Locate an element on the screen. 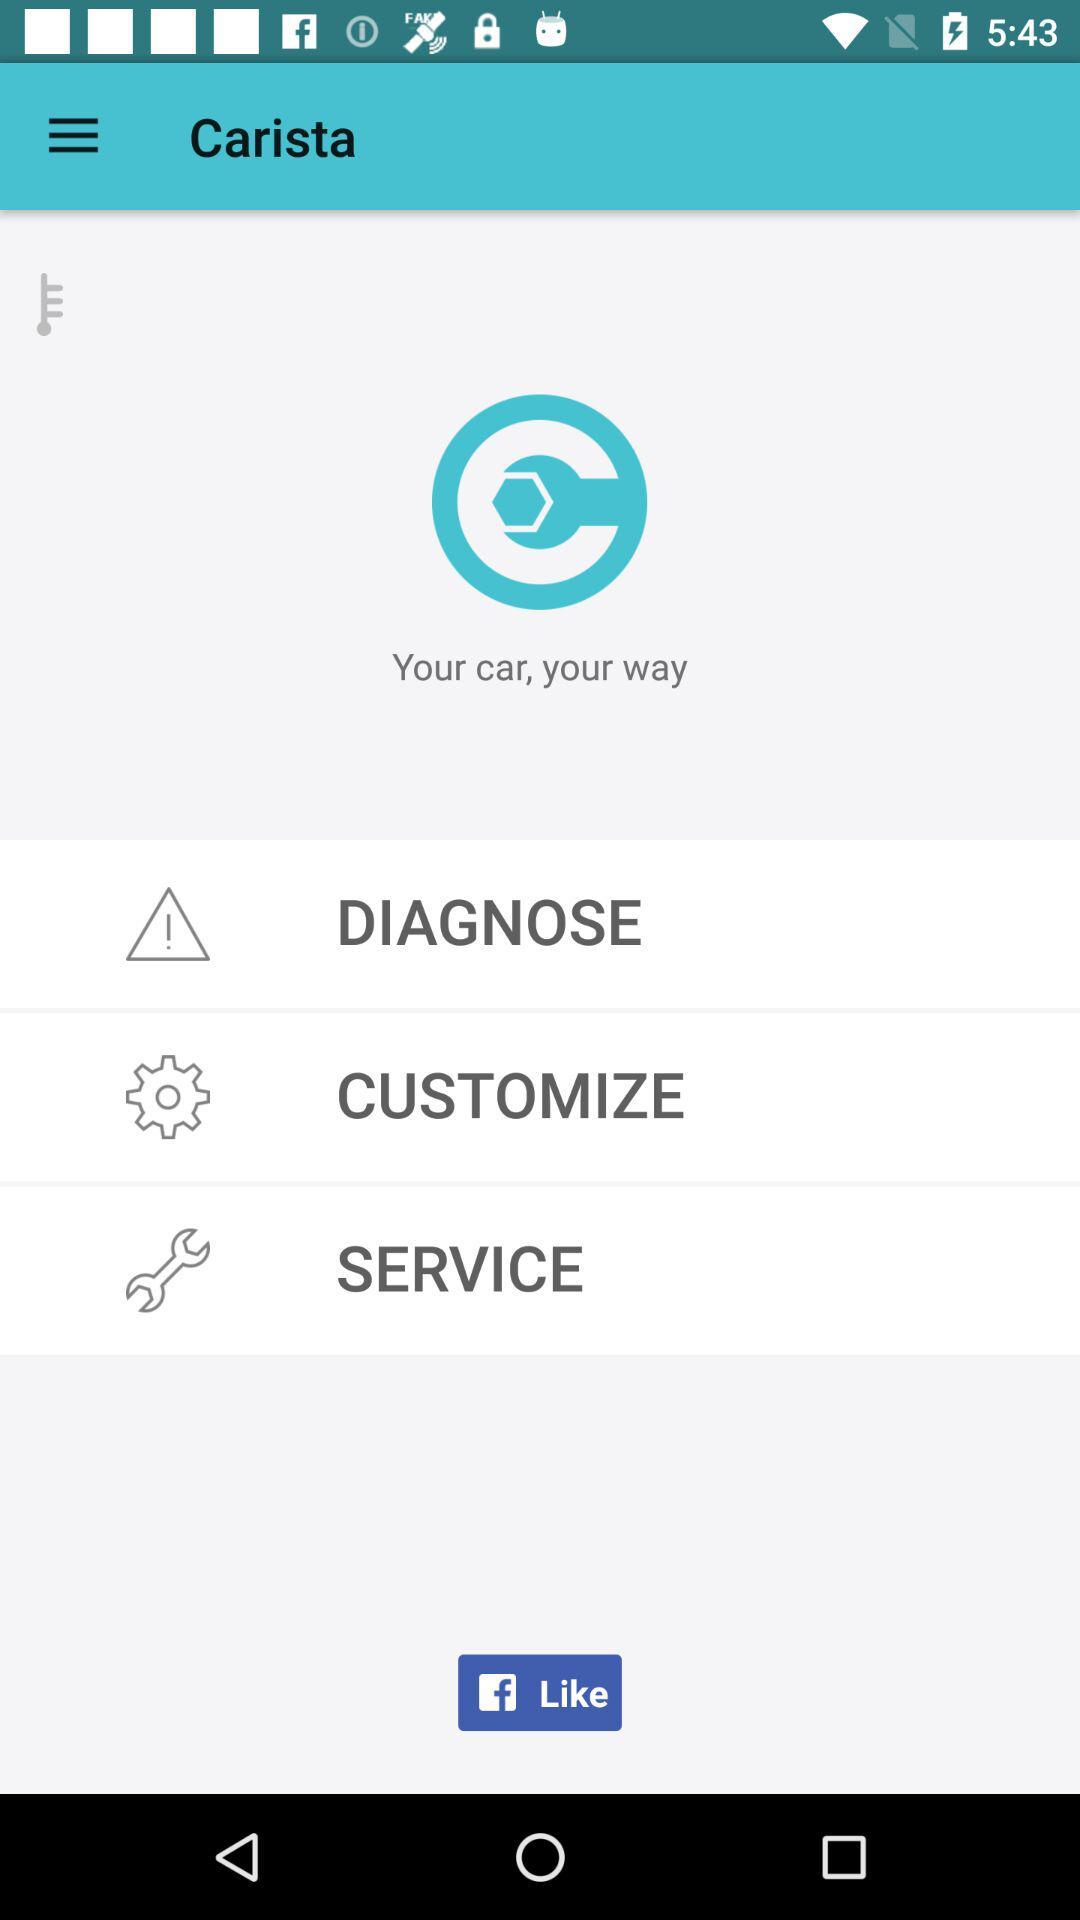  the icon above the customize icon is located at coordinates (540, 922).